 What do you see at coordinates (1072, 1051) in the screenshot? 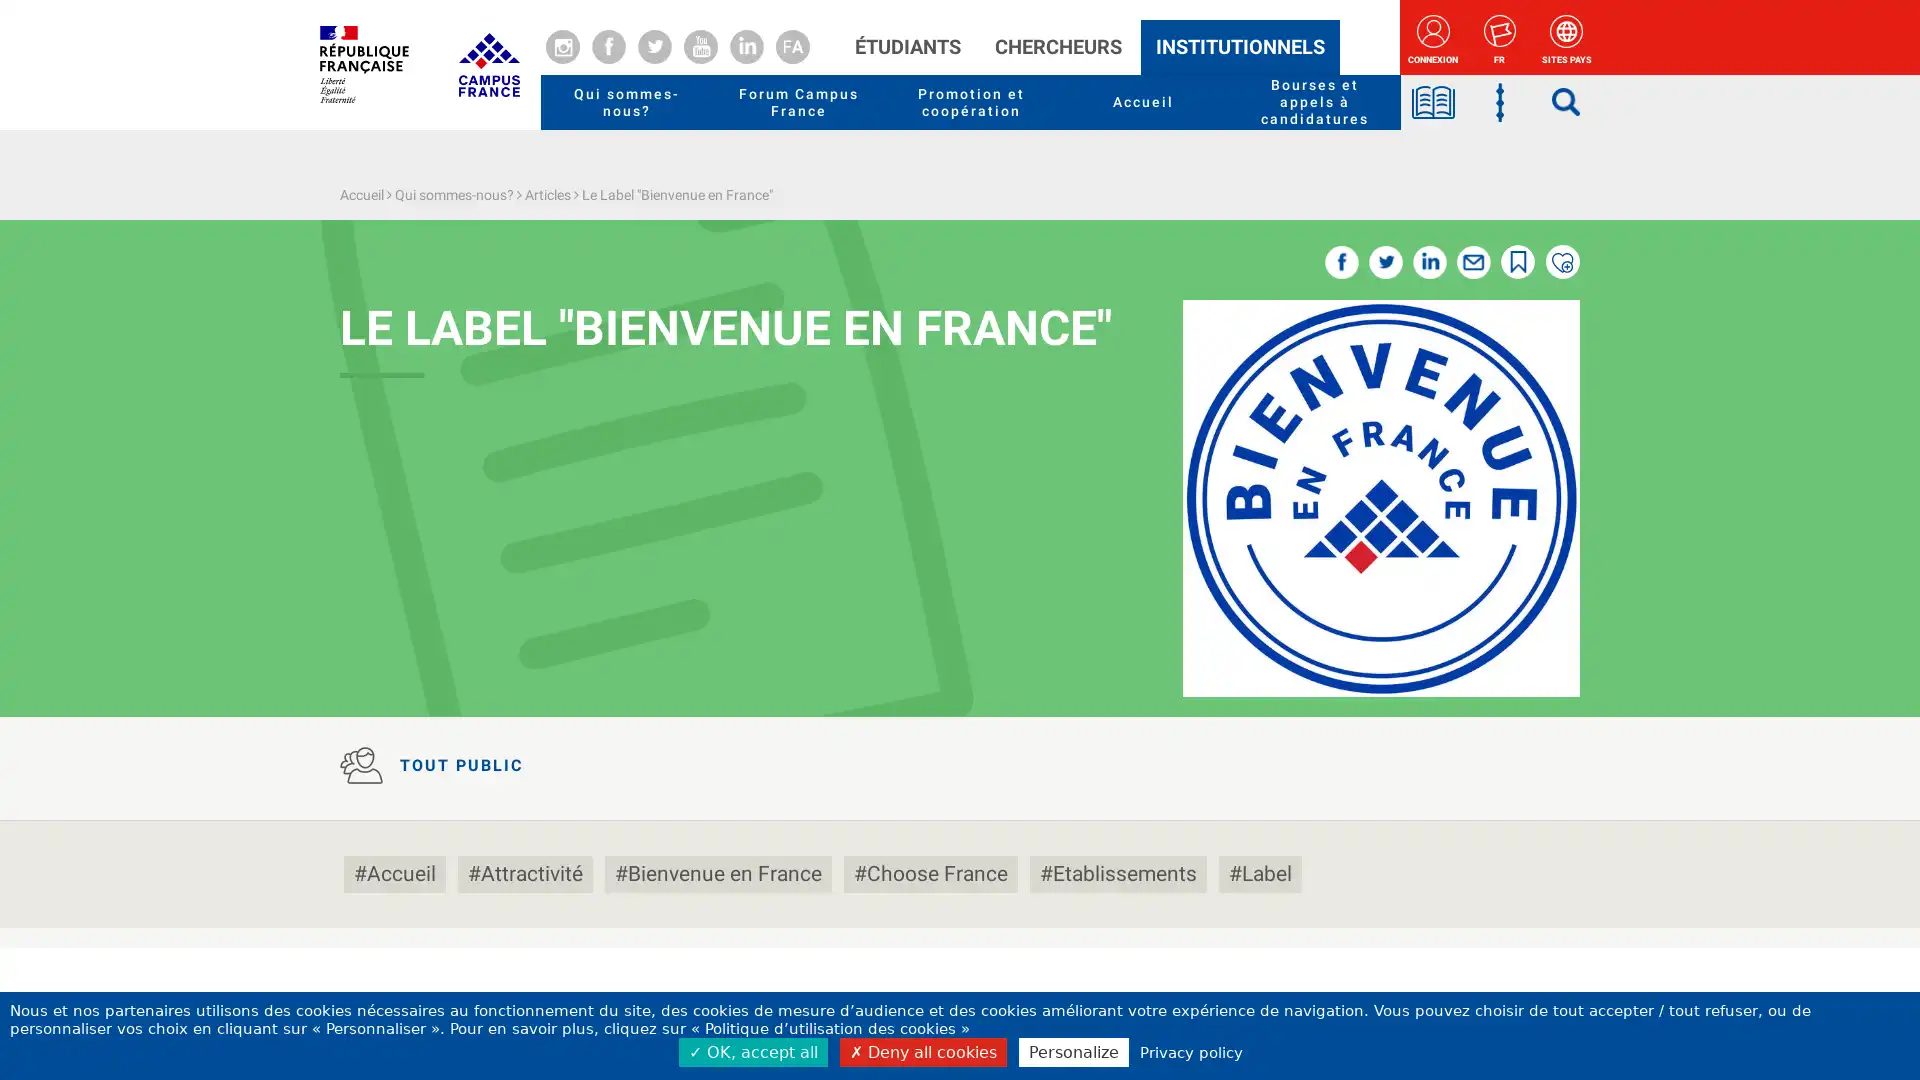
I see `Personalize` at bounding box center [1072, 1051].